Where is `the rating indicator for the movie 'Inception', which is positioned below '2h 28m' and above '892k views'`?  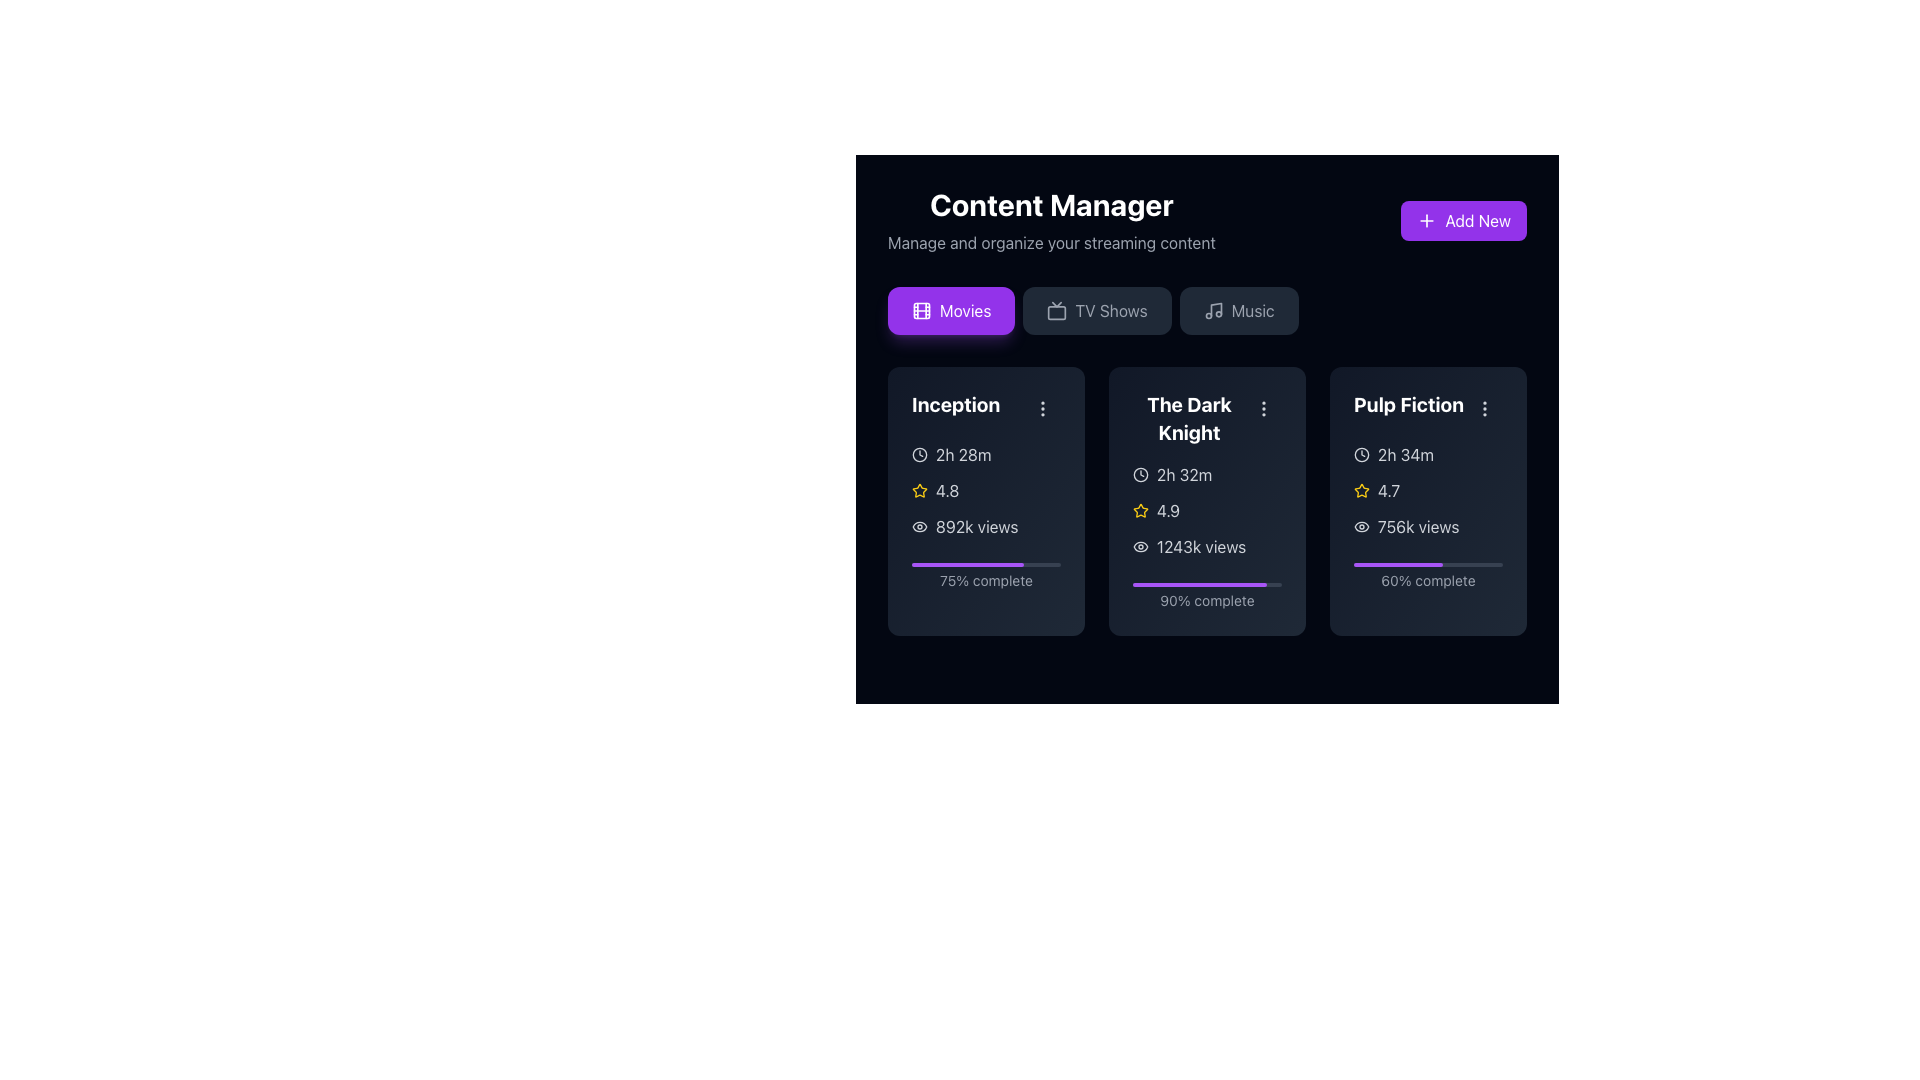 the rating indicator for the movie 'Inception', which is positioned below '2h 28m' and above '892k views' is located at coordinates (986, 490).